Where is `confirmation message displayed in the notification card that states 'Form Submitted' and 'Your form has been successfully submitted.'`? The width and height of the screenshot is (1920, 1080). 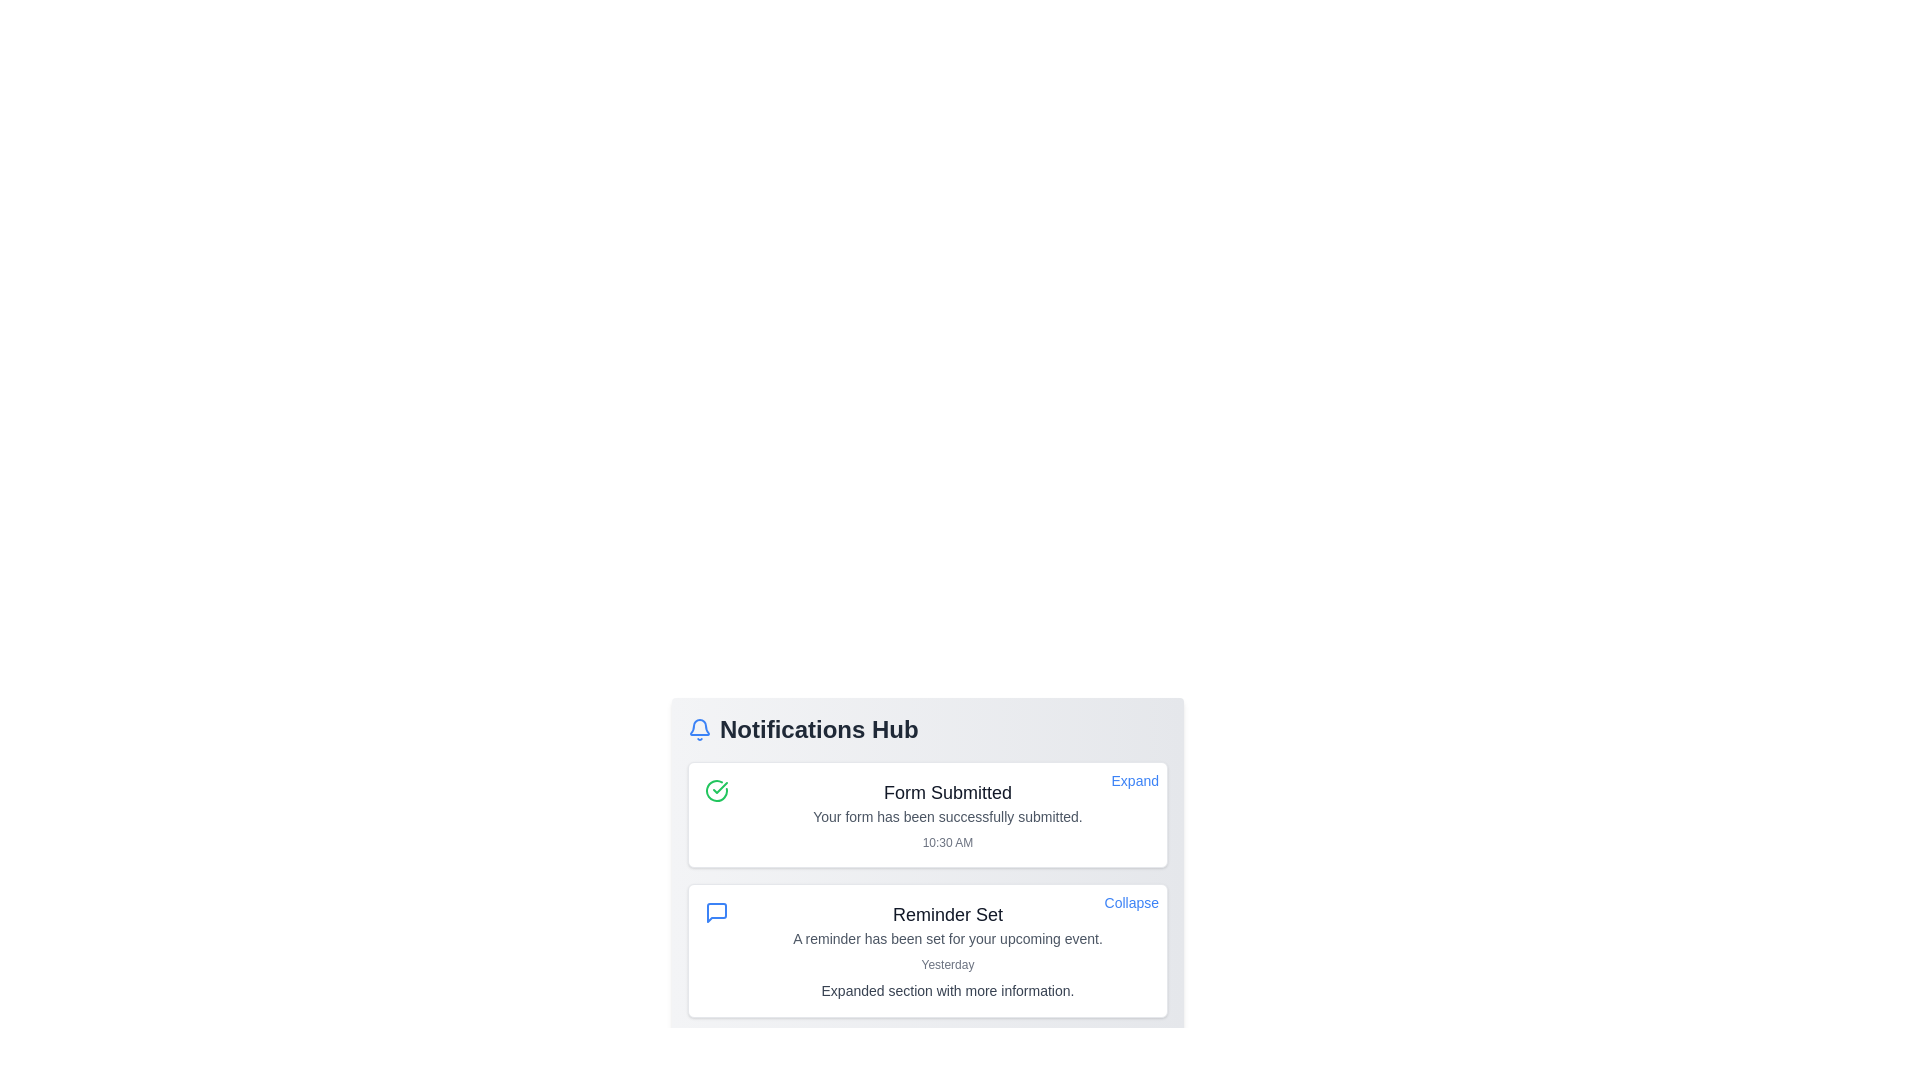 confirmation message displayed in the notification card that states 'Form Submitted' and 'Your form has been successfully submitted.' is located at coordinates (947, 814).